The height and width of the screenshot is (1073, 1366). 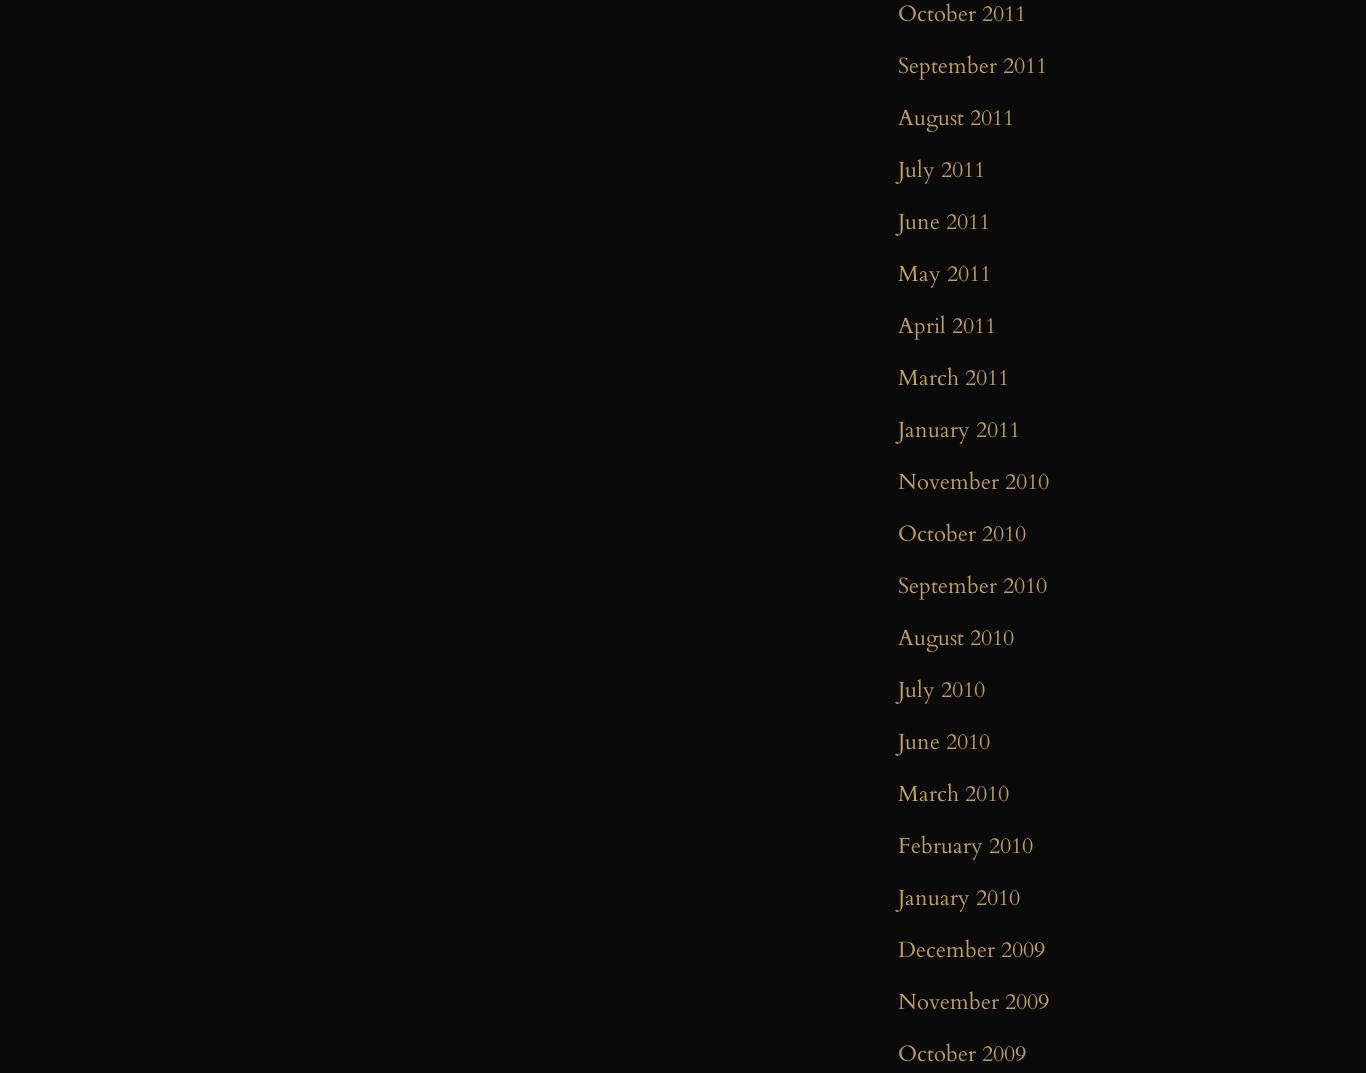 I want to click on 'July 2010', so click(x=941, y=690).